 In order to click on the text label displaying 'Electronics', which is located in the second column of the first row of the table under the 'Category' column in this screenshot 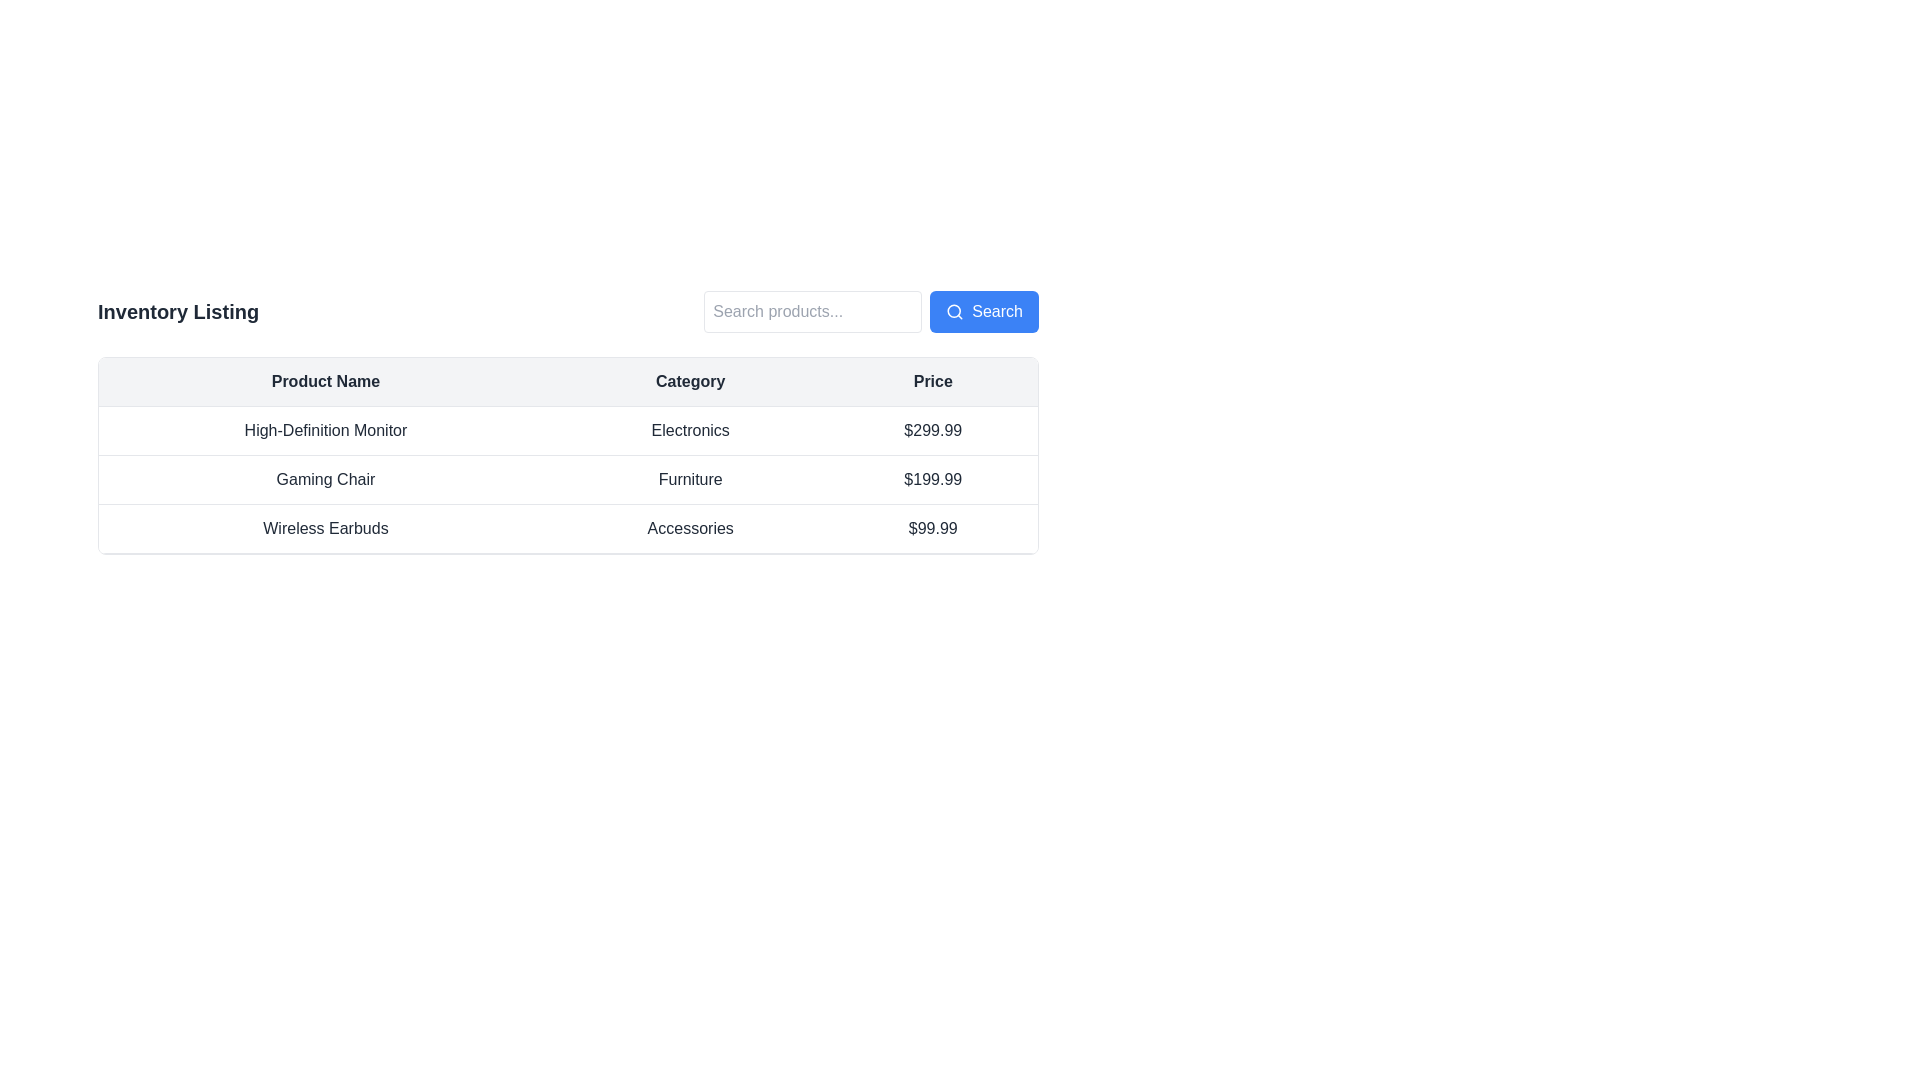, I will do `click(690, 430)`.